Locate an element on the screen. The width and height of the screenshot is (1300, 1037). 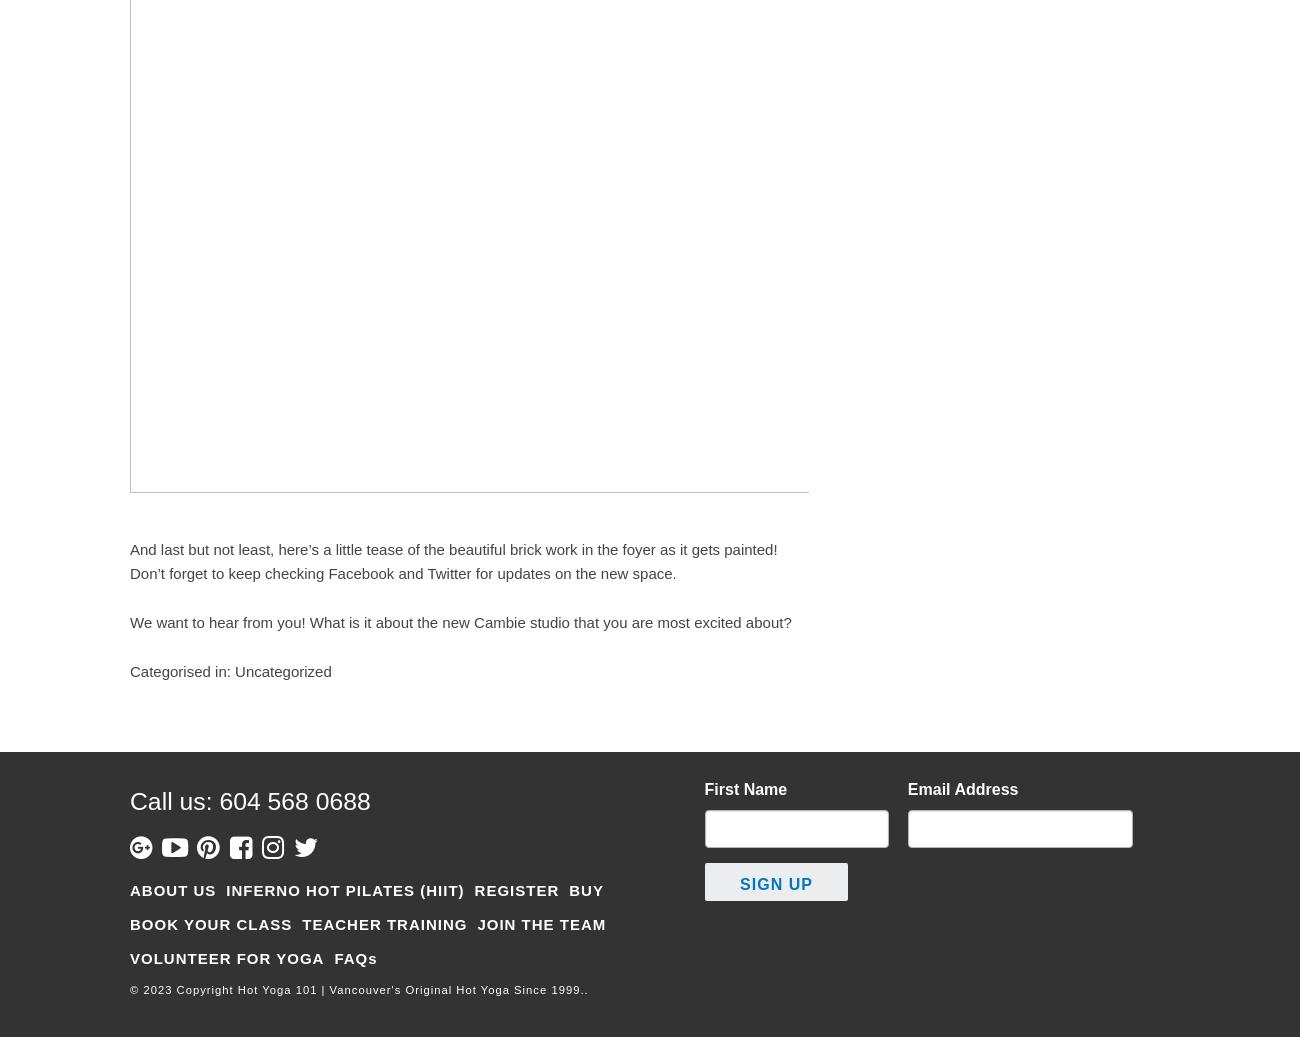
'First Name' is located at coordinates (745, 789).